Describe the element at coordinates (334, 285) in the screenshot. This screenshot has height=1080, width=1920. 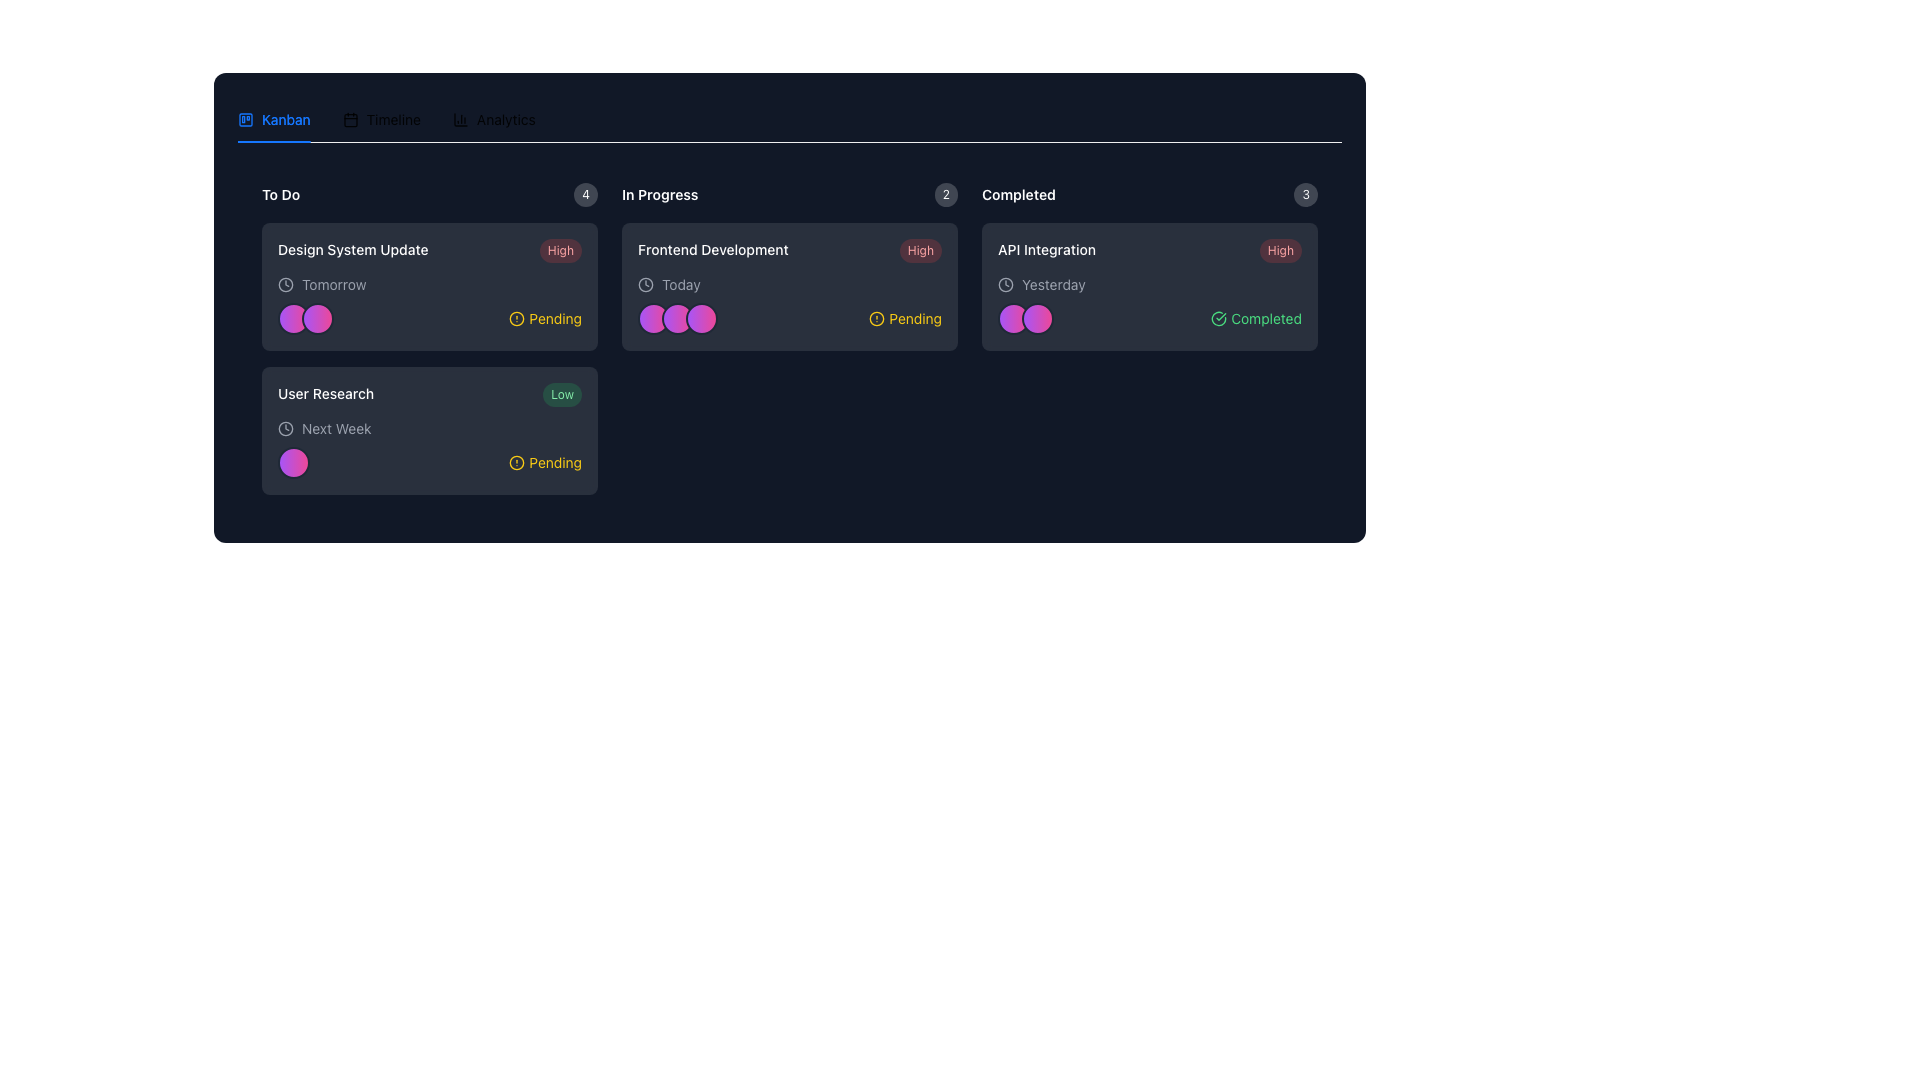
I see `the static text indicating the due date for the task within the 'Design System Update' card in the 'To Do' column, located between a clock icon and task details` at that location.